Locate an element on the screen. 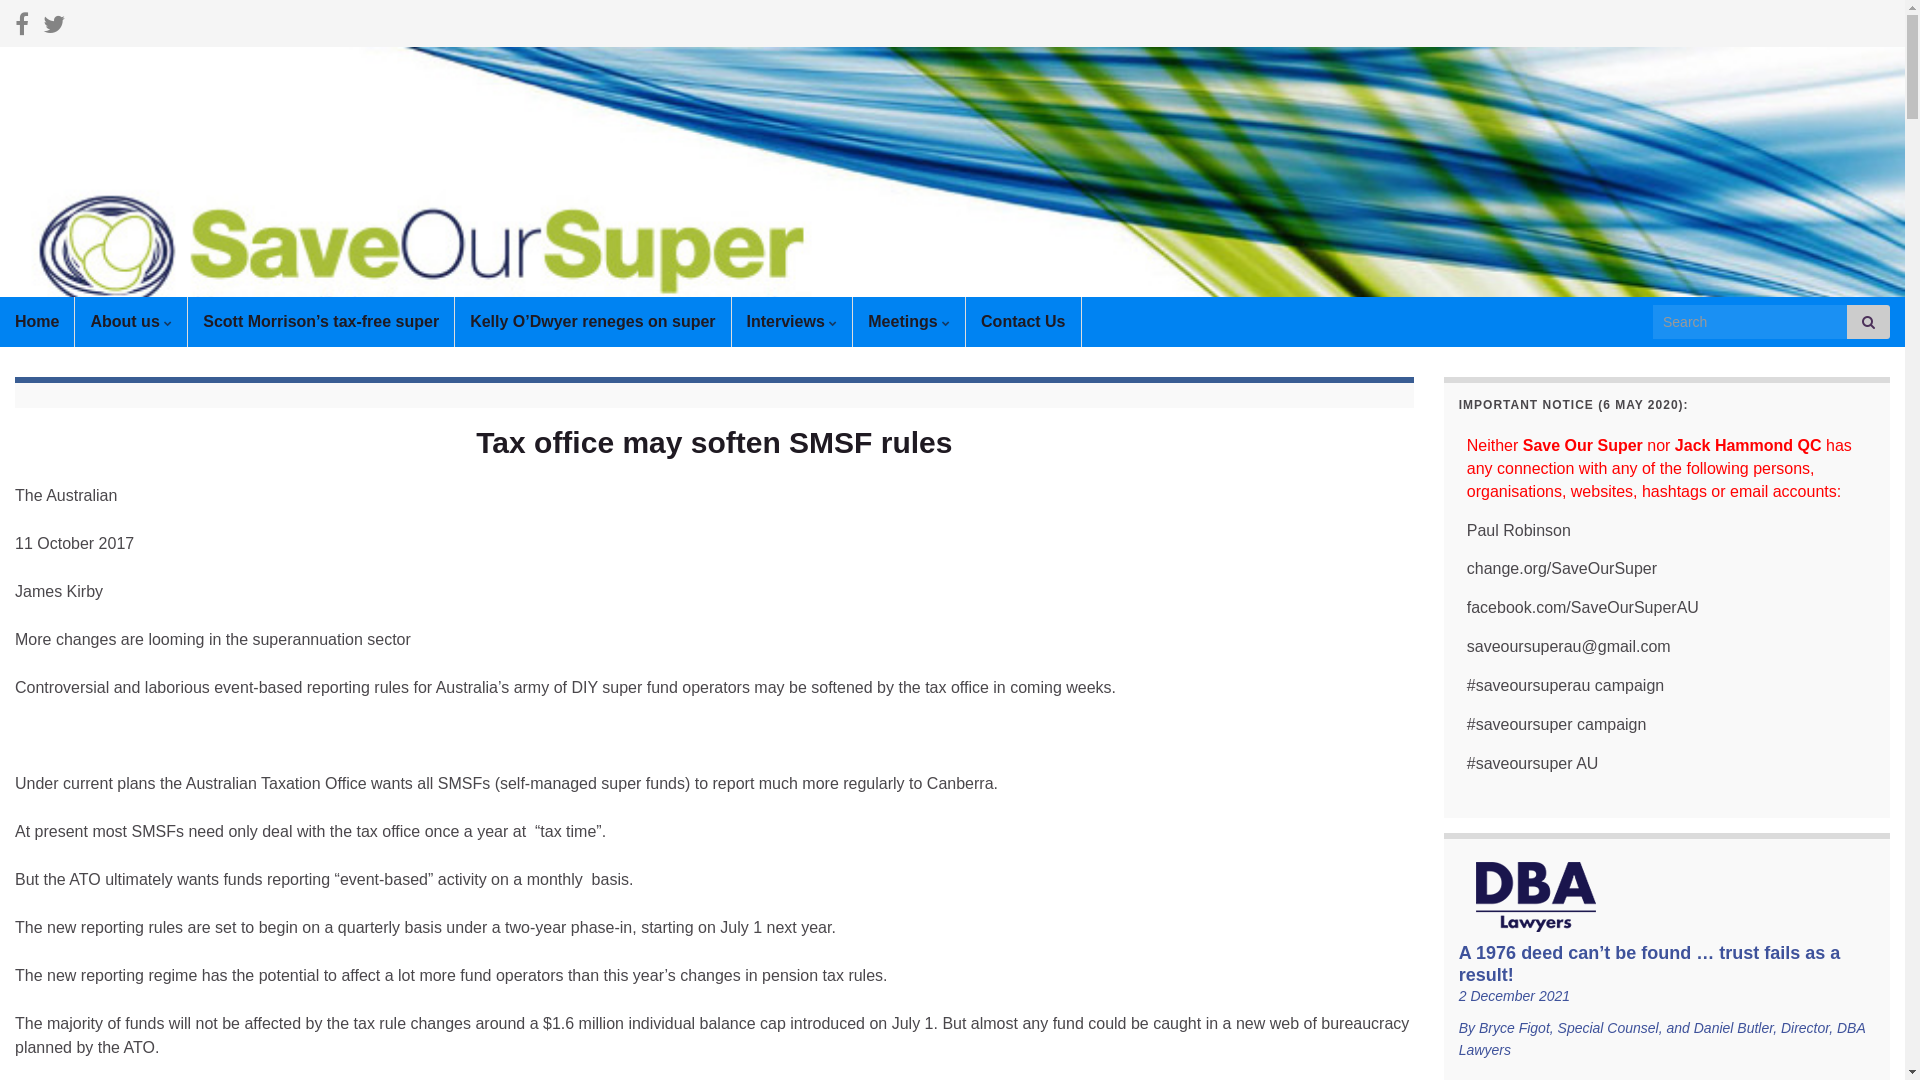  'Meetings' is located at coordinates (907, 320).